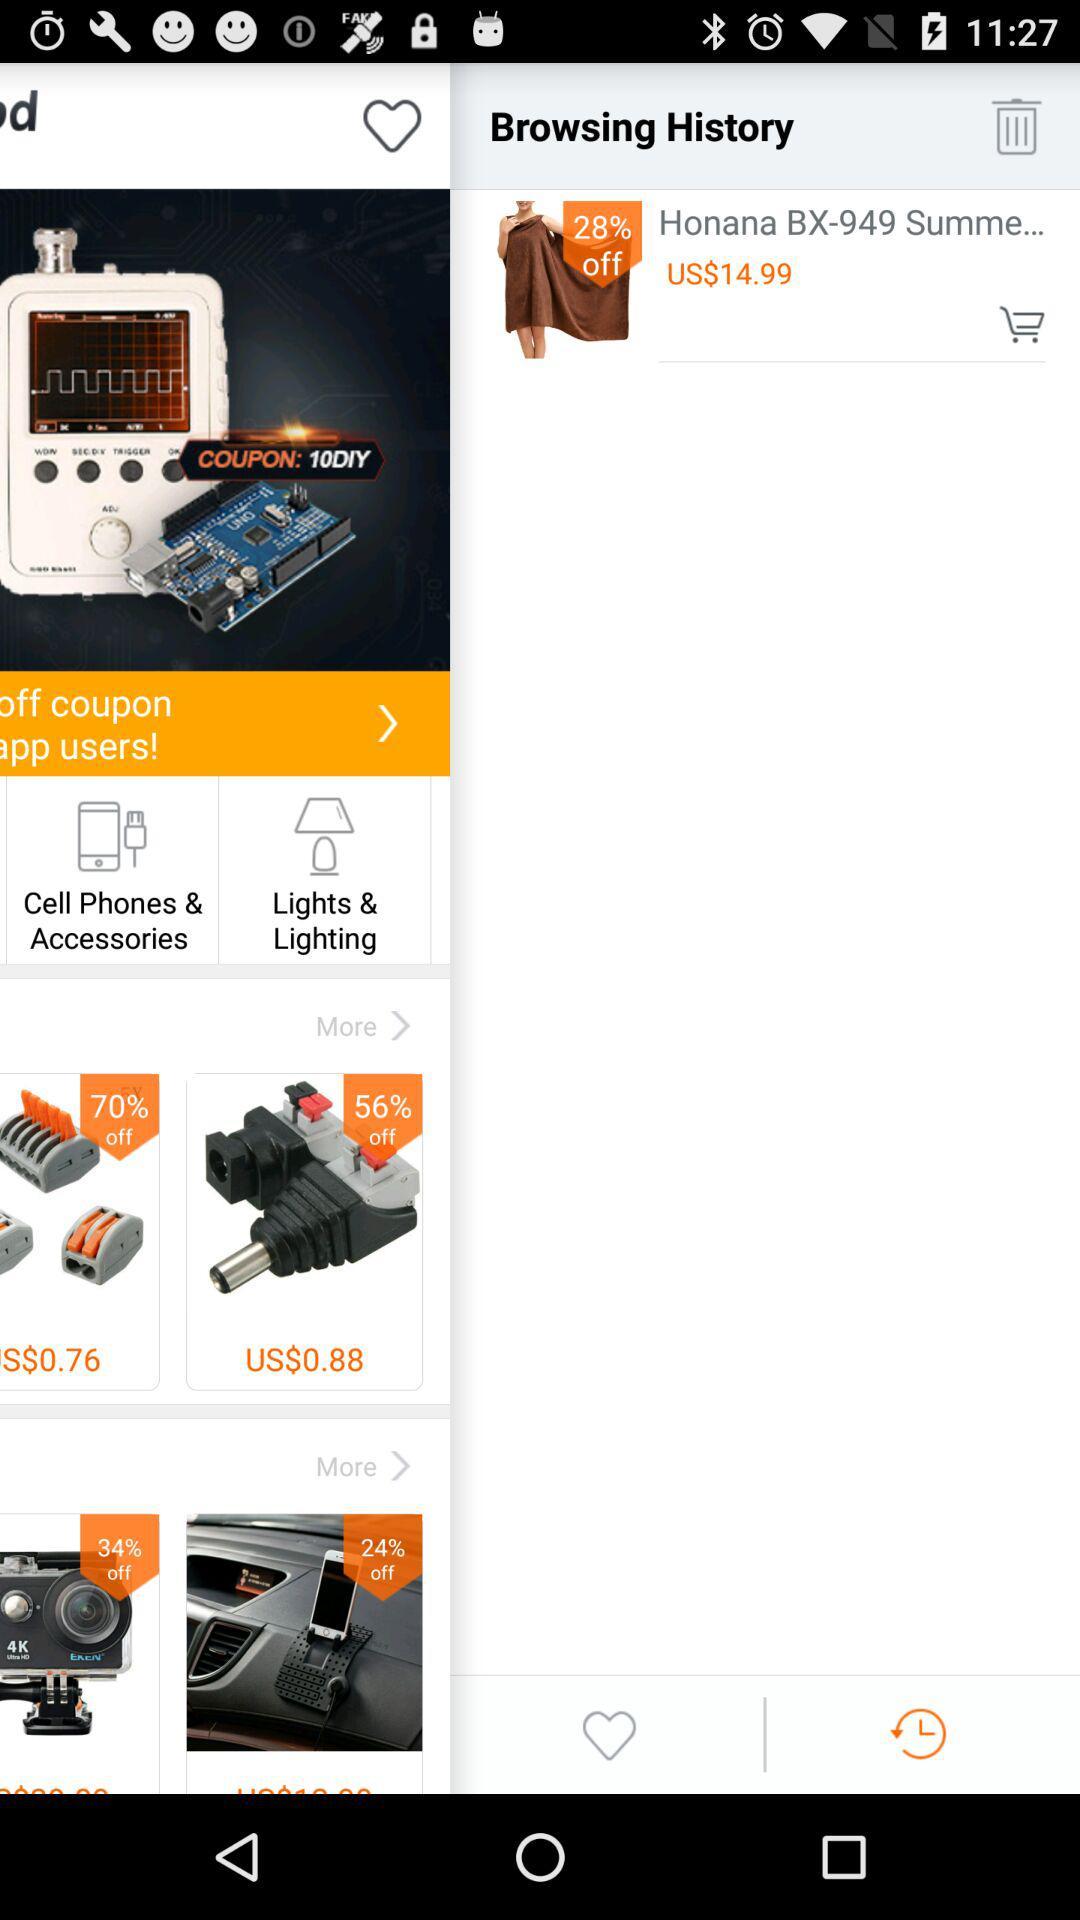  I want to click on the honana bx 949 item, so click(852, 221).